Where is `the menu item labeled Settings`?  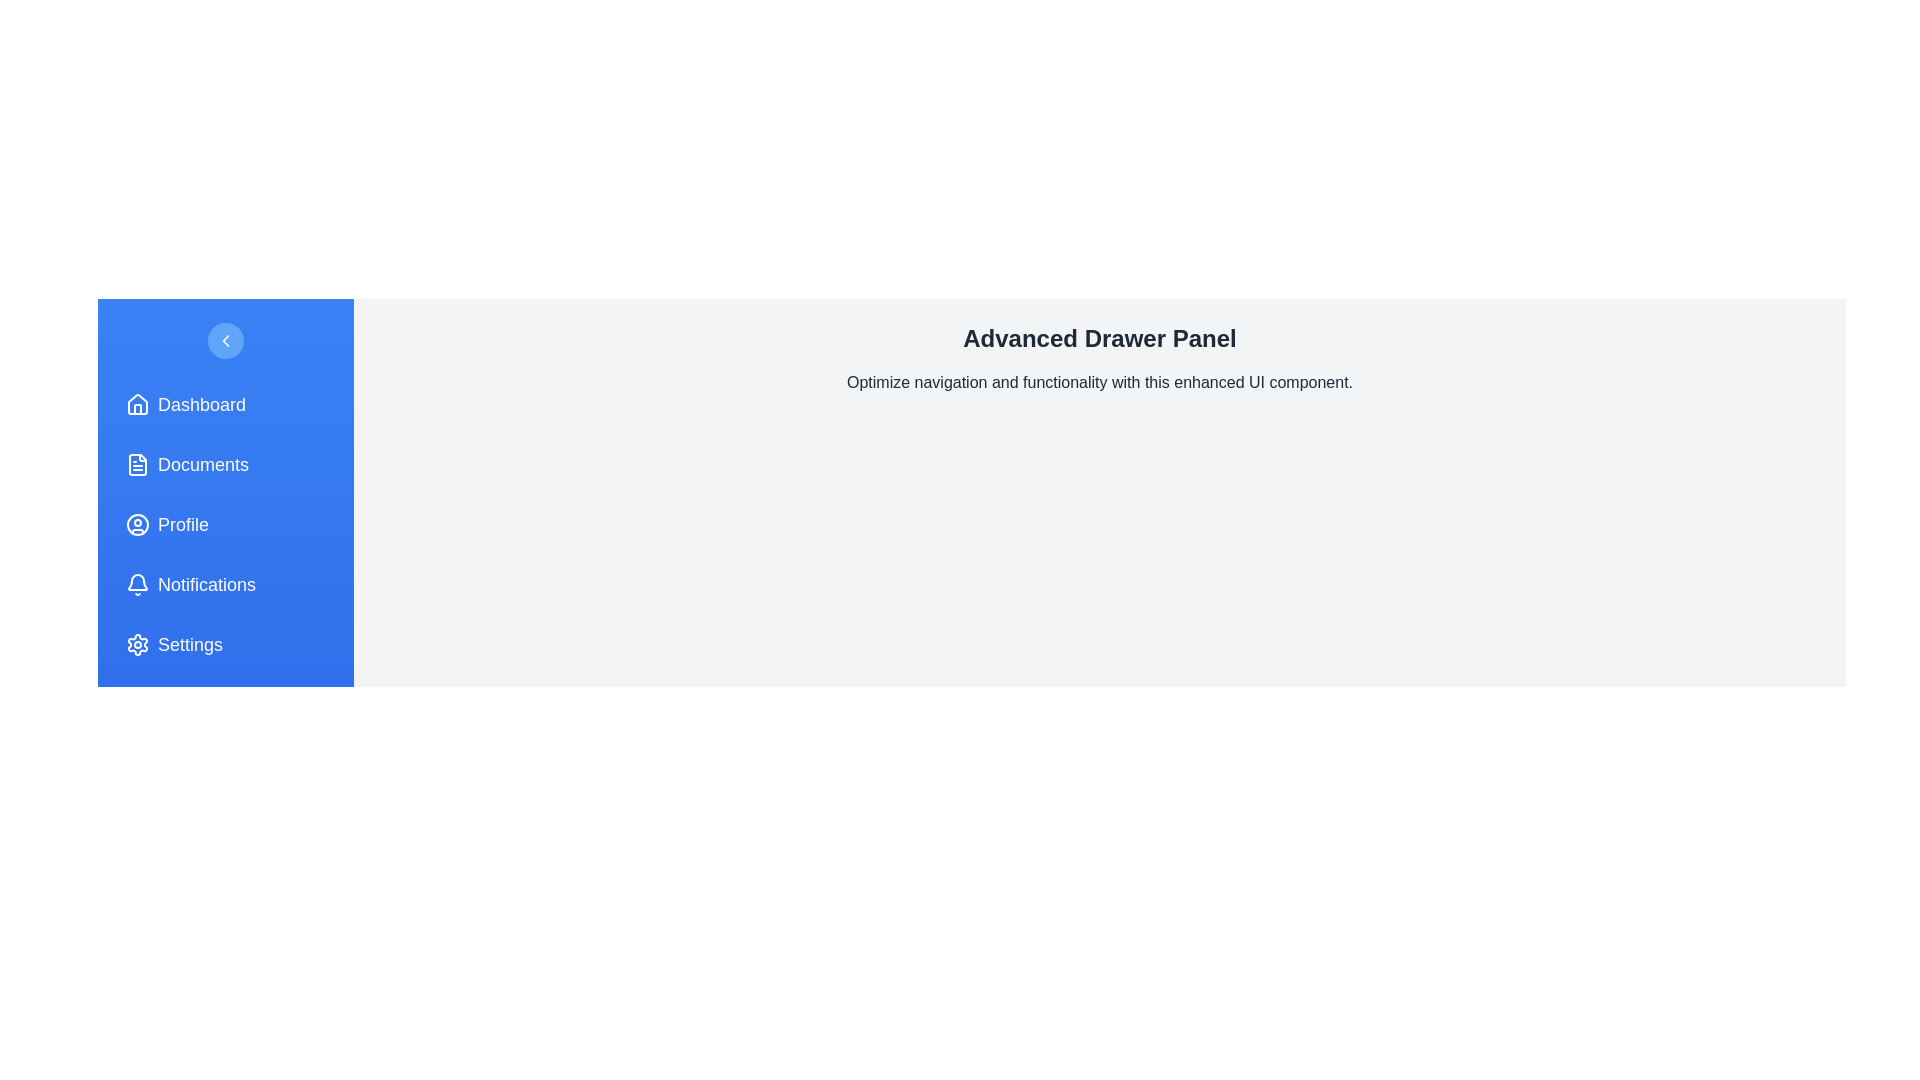 the menu item labeled Settings is located at coordinates (225, 644).